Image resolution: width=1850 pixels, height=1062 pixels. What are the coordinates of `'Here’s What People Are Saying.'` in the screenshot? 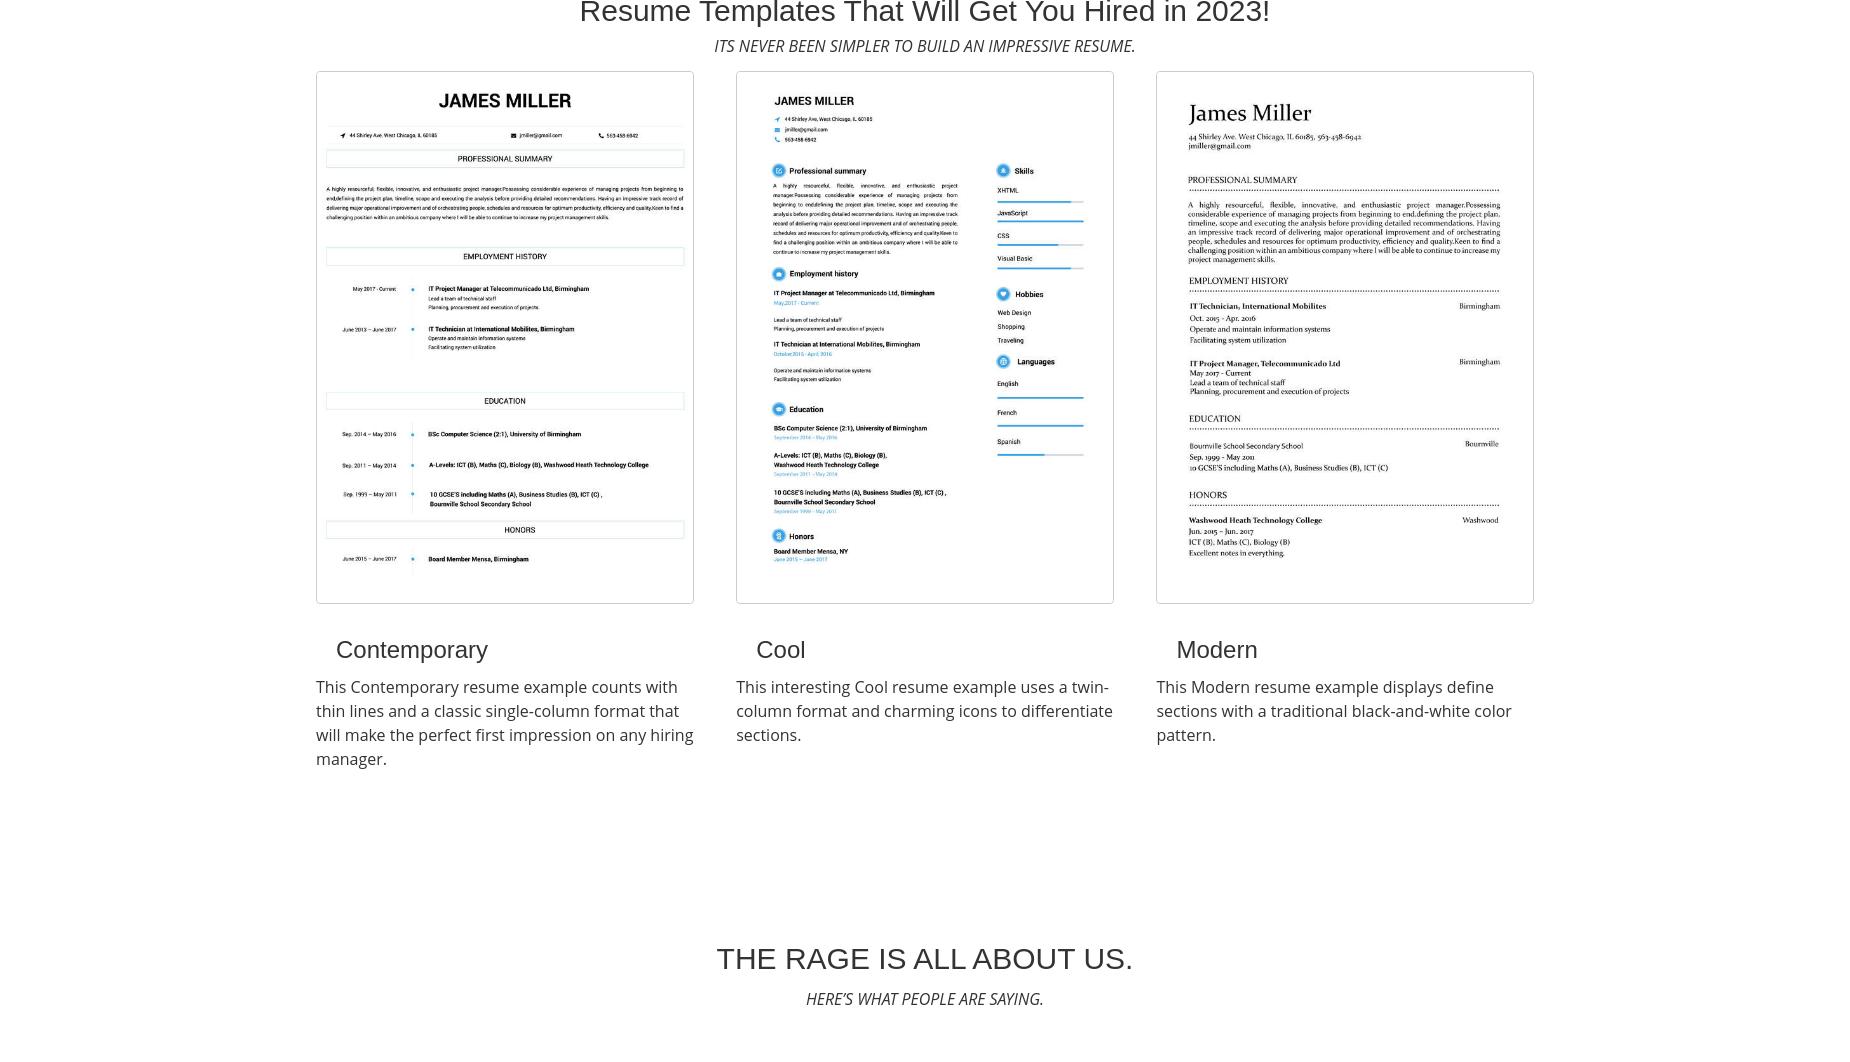 It's located at (924, 996).